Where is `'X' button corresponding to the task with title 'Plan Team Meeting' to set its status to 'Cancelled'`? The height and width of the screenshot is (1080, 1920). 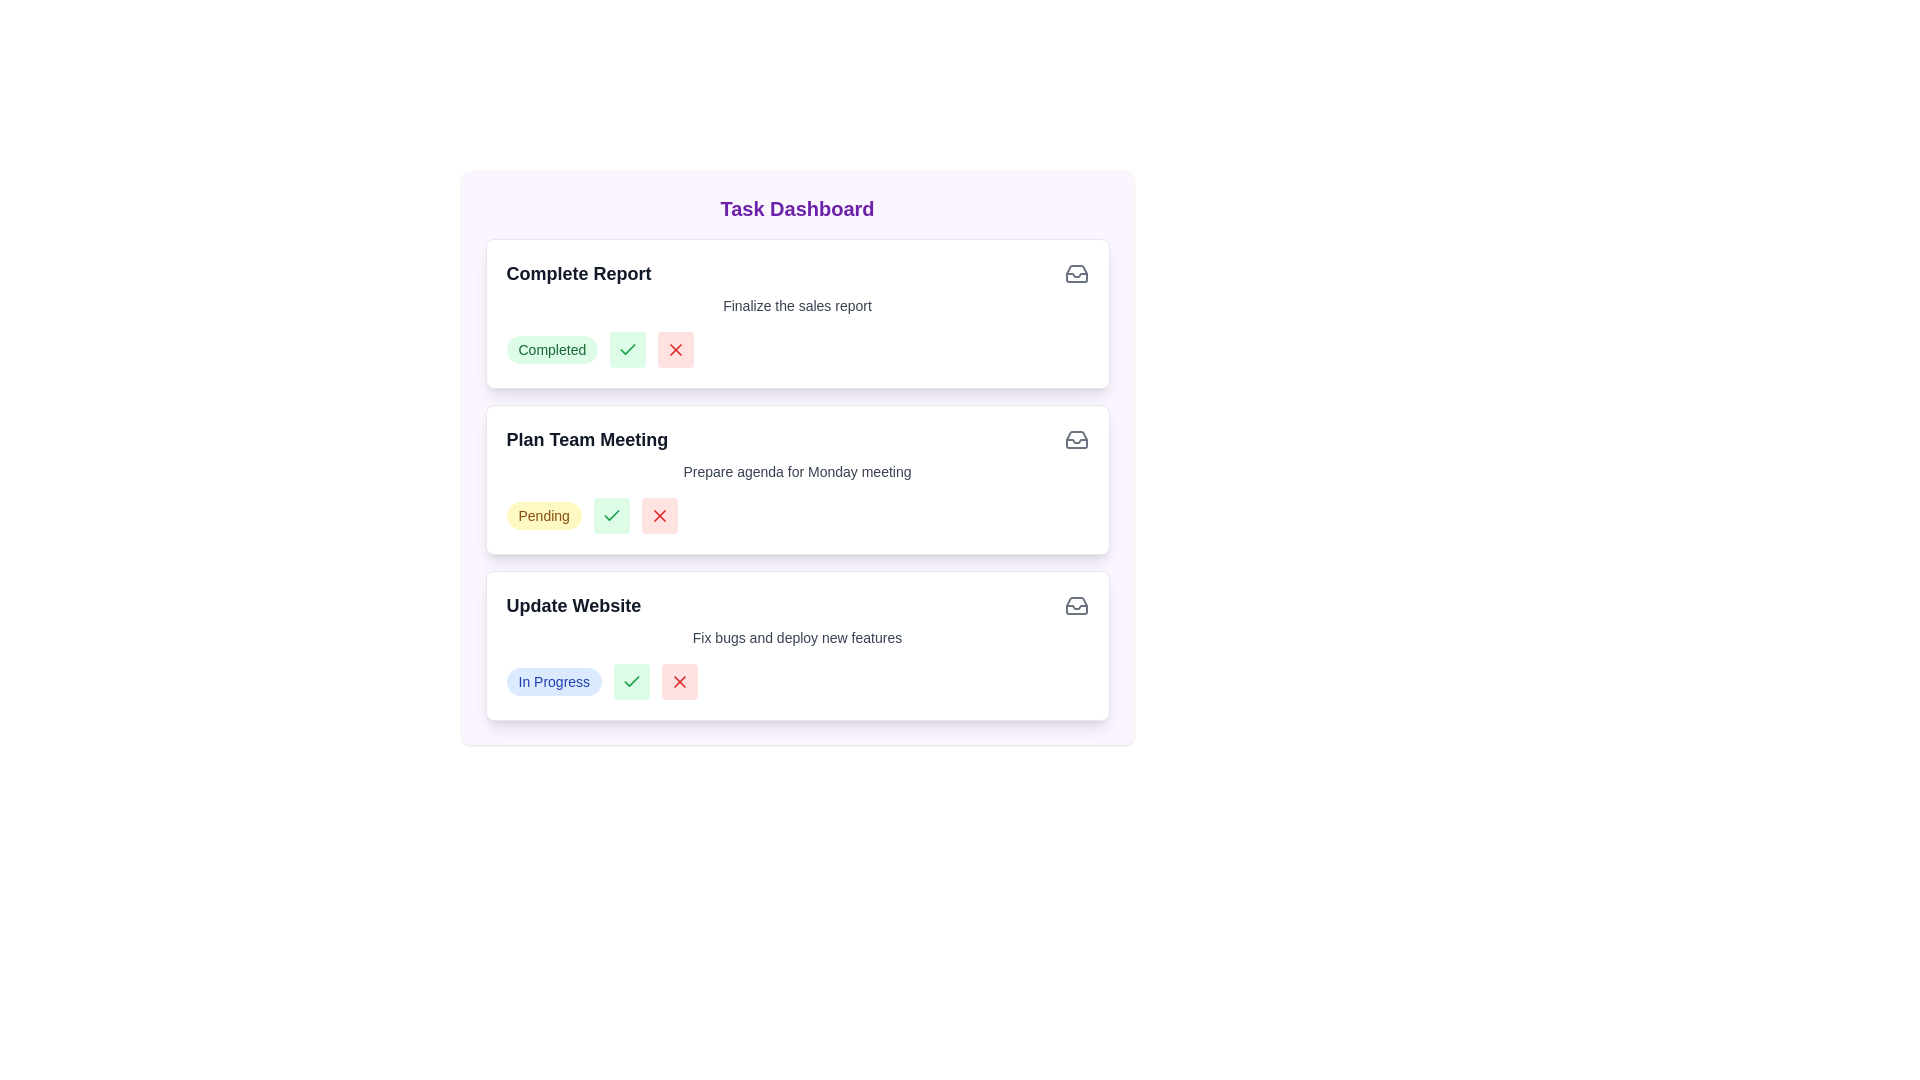 'X' button corresponding to the task with title 'Plan Team Meeting' to set its status to 'Cancelled' is located at coordinates (659, 515).